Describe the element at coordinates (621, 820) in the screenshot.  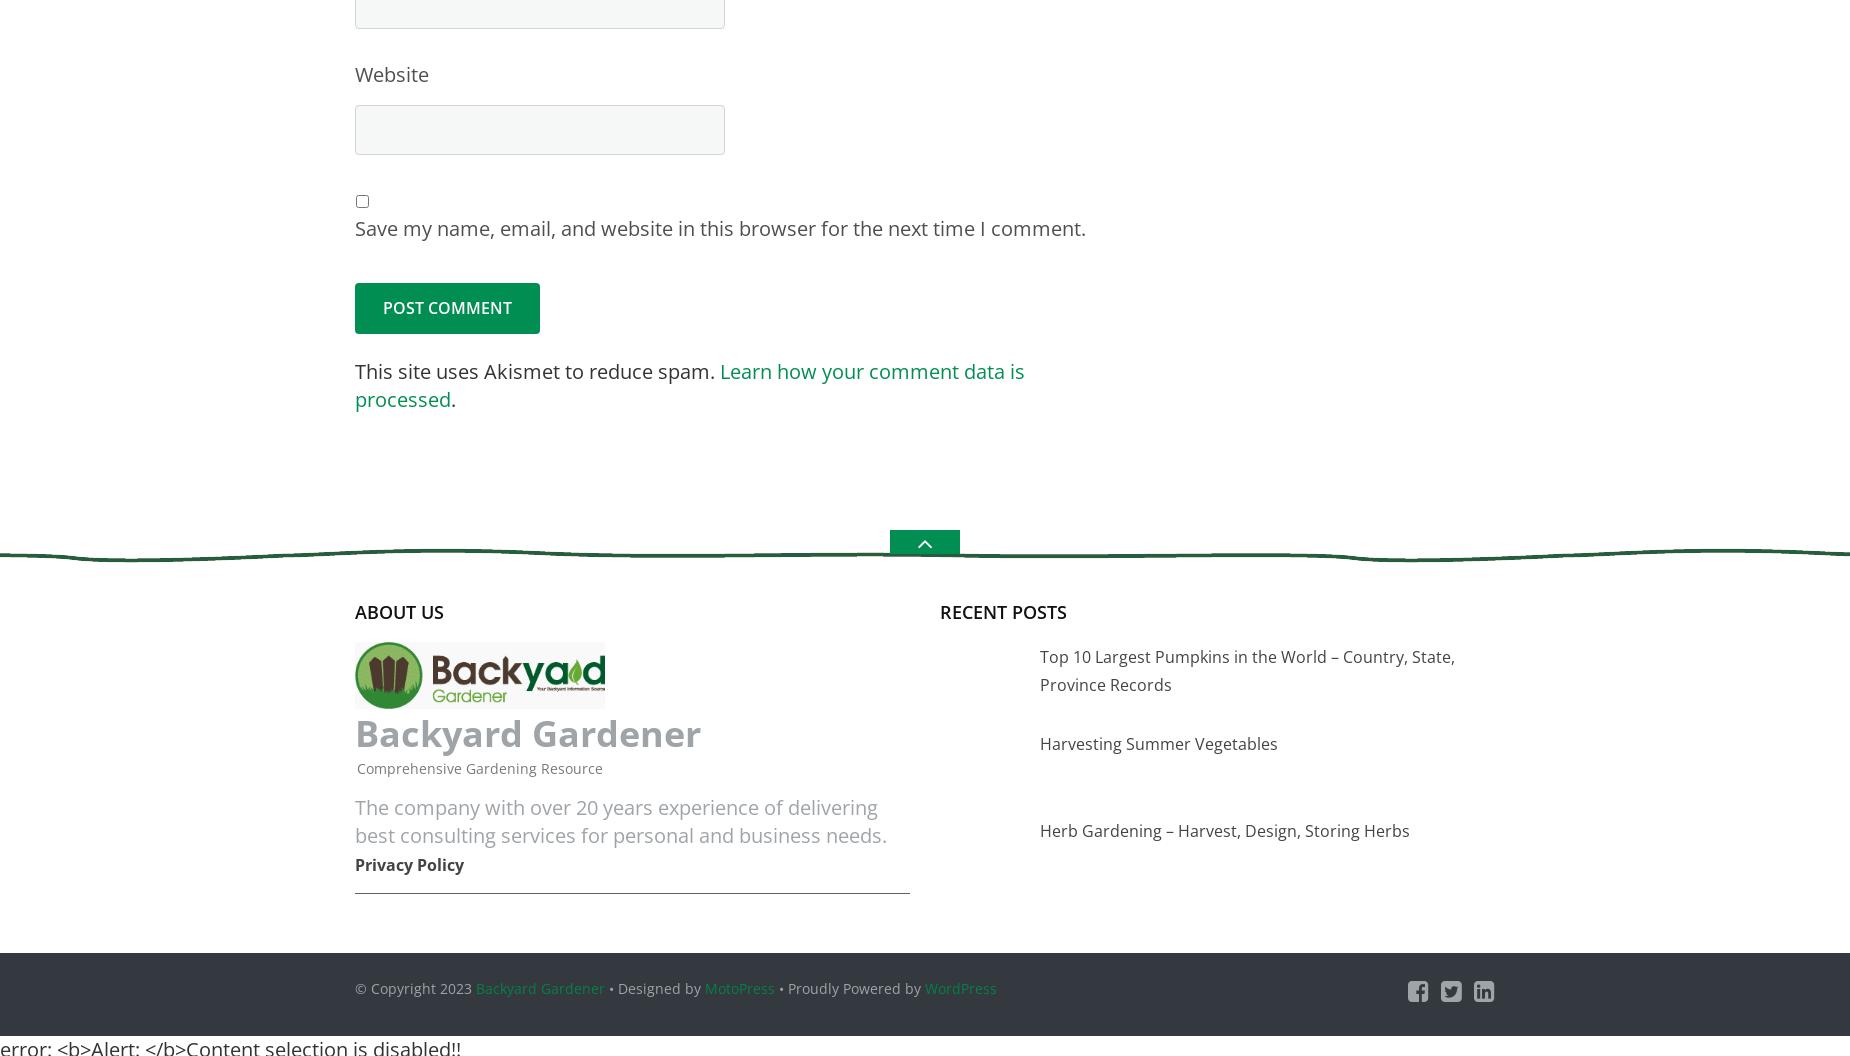
I see `'The company with over 20 years experience of delivering best consulting services for personal and business needs.'` at that location.